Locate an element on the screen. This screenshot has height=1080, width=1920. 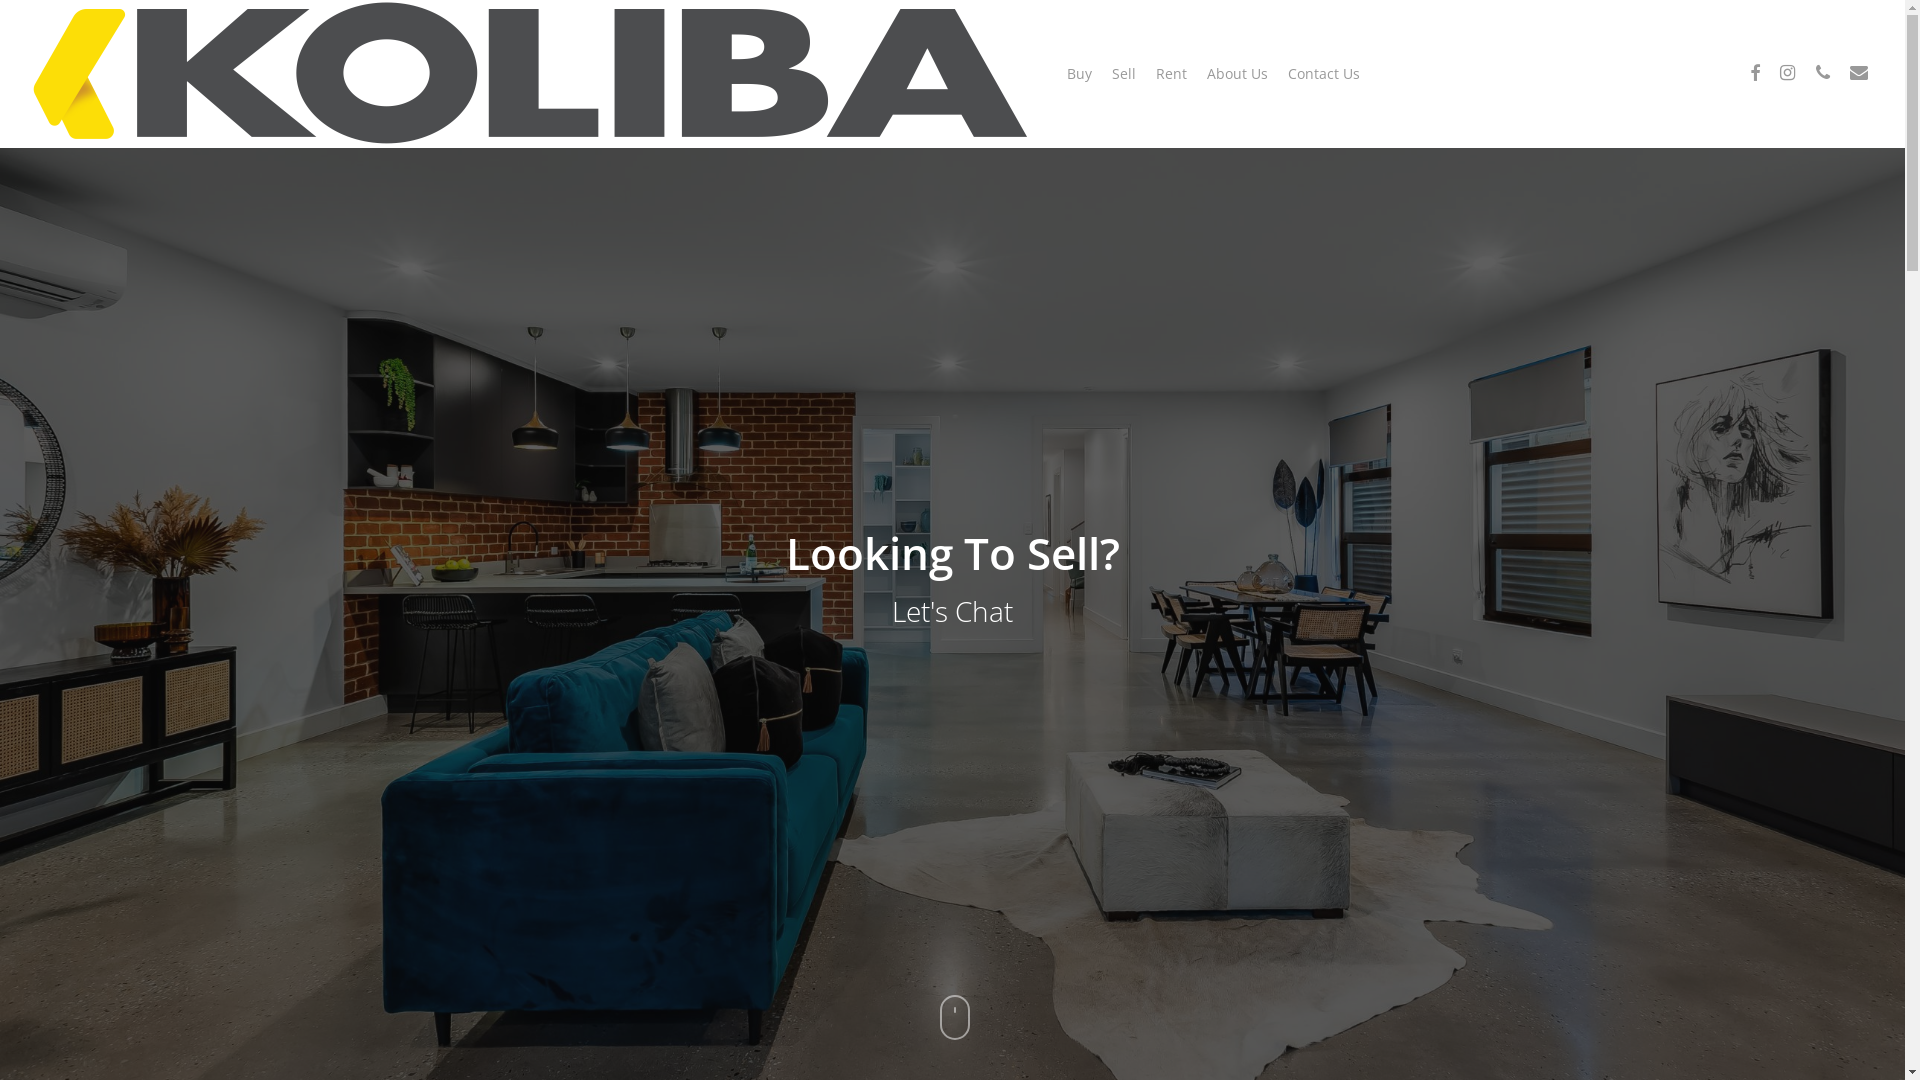
'Rent' is located at coordinates (1156, 72).